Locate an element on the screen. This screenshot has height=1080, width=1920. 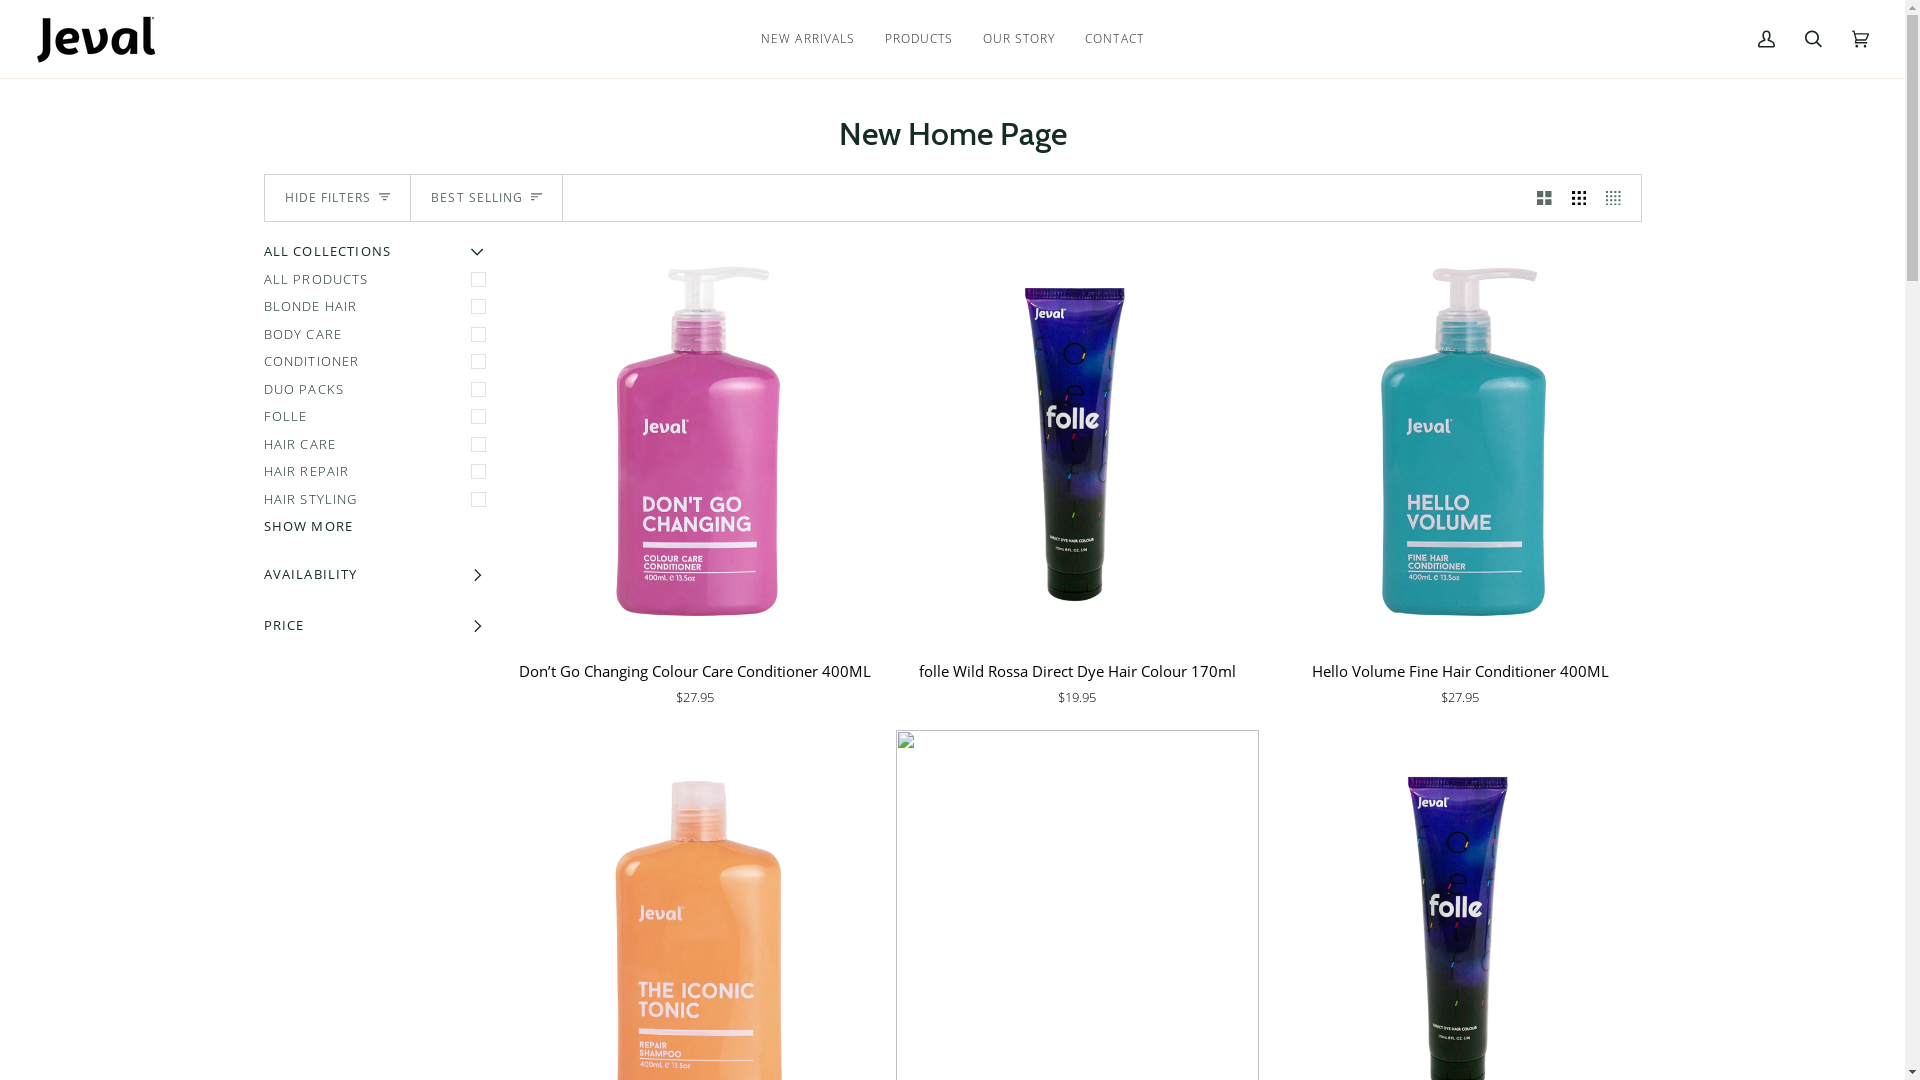
'ALL COLLECTIONS is located at coordinates (379, 253).